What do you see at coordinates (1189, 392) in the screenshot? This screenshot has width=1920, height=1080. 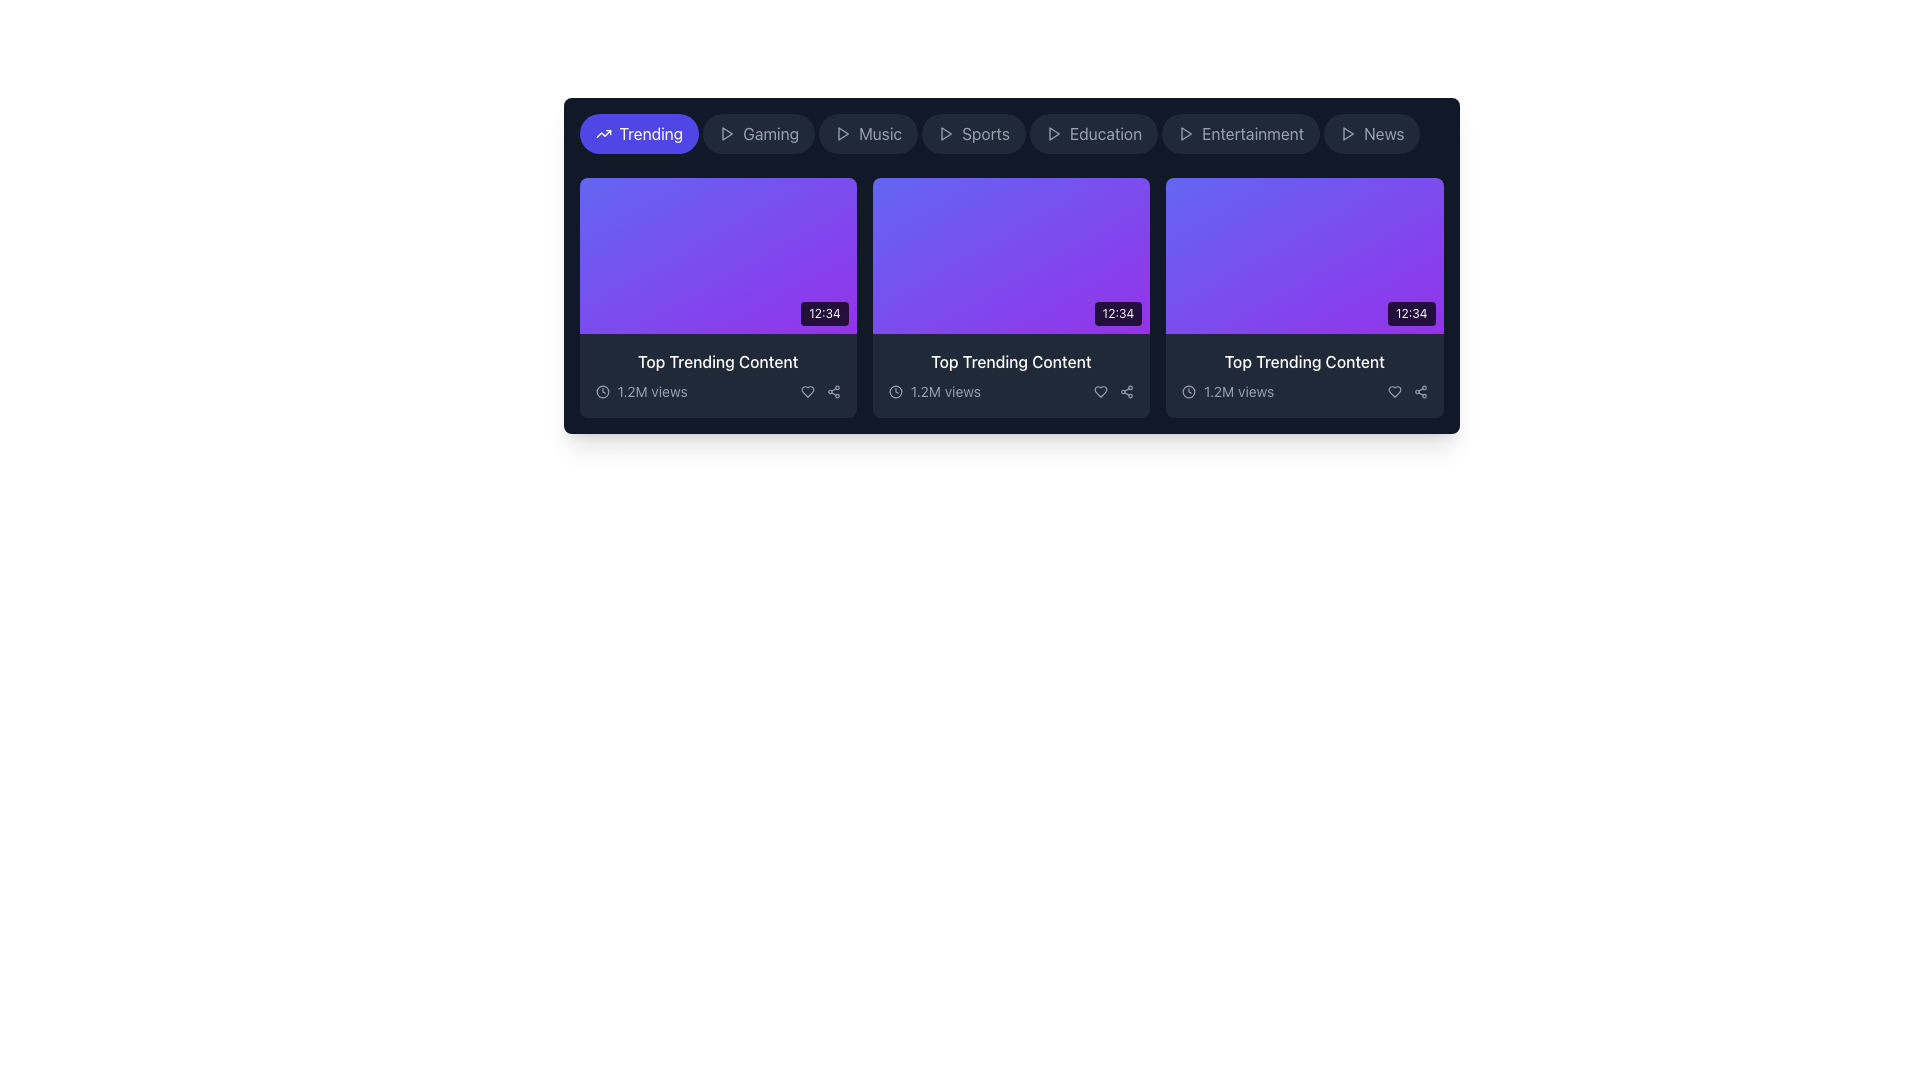 I see `the SVG Circle element, which is part of the clock-like icon located centrally in the metadata section below the content card` at bounding box center [1189, 392].